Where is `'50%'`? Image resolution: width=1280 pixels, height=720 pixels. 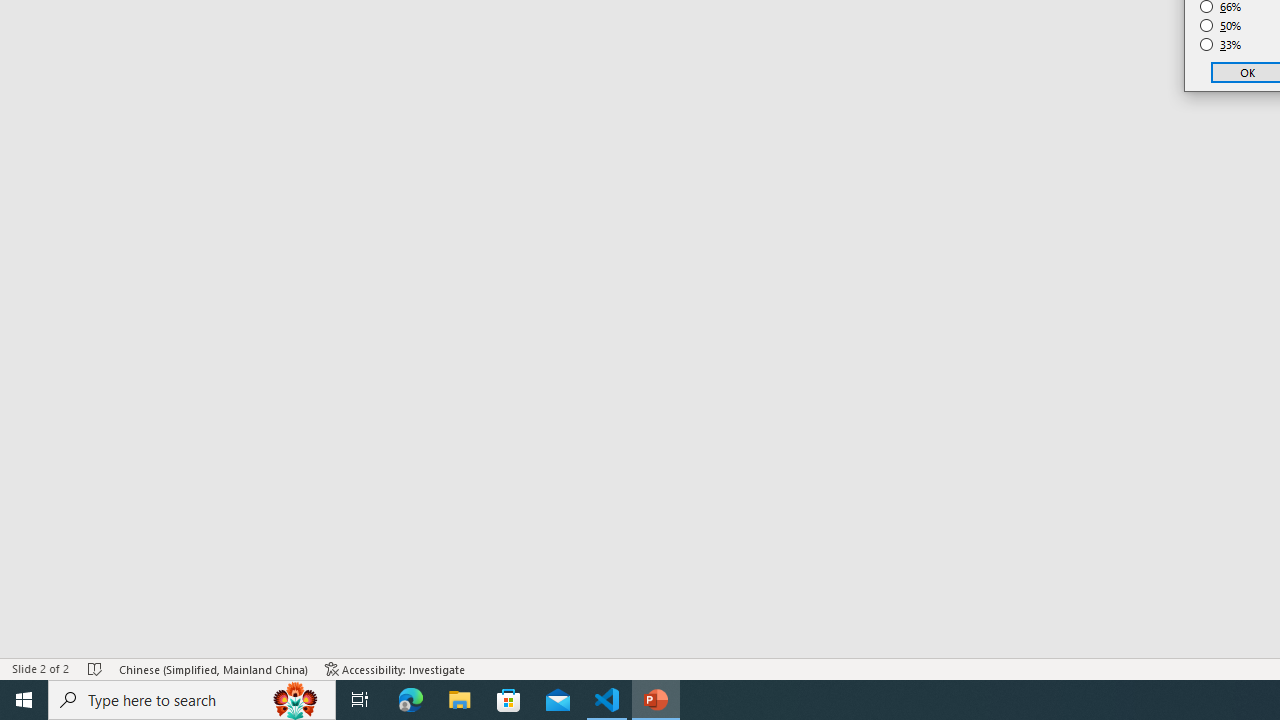
'50%' is located at coordinates (1220, 25).